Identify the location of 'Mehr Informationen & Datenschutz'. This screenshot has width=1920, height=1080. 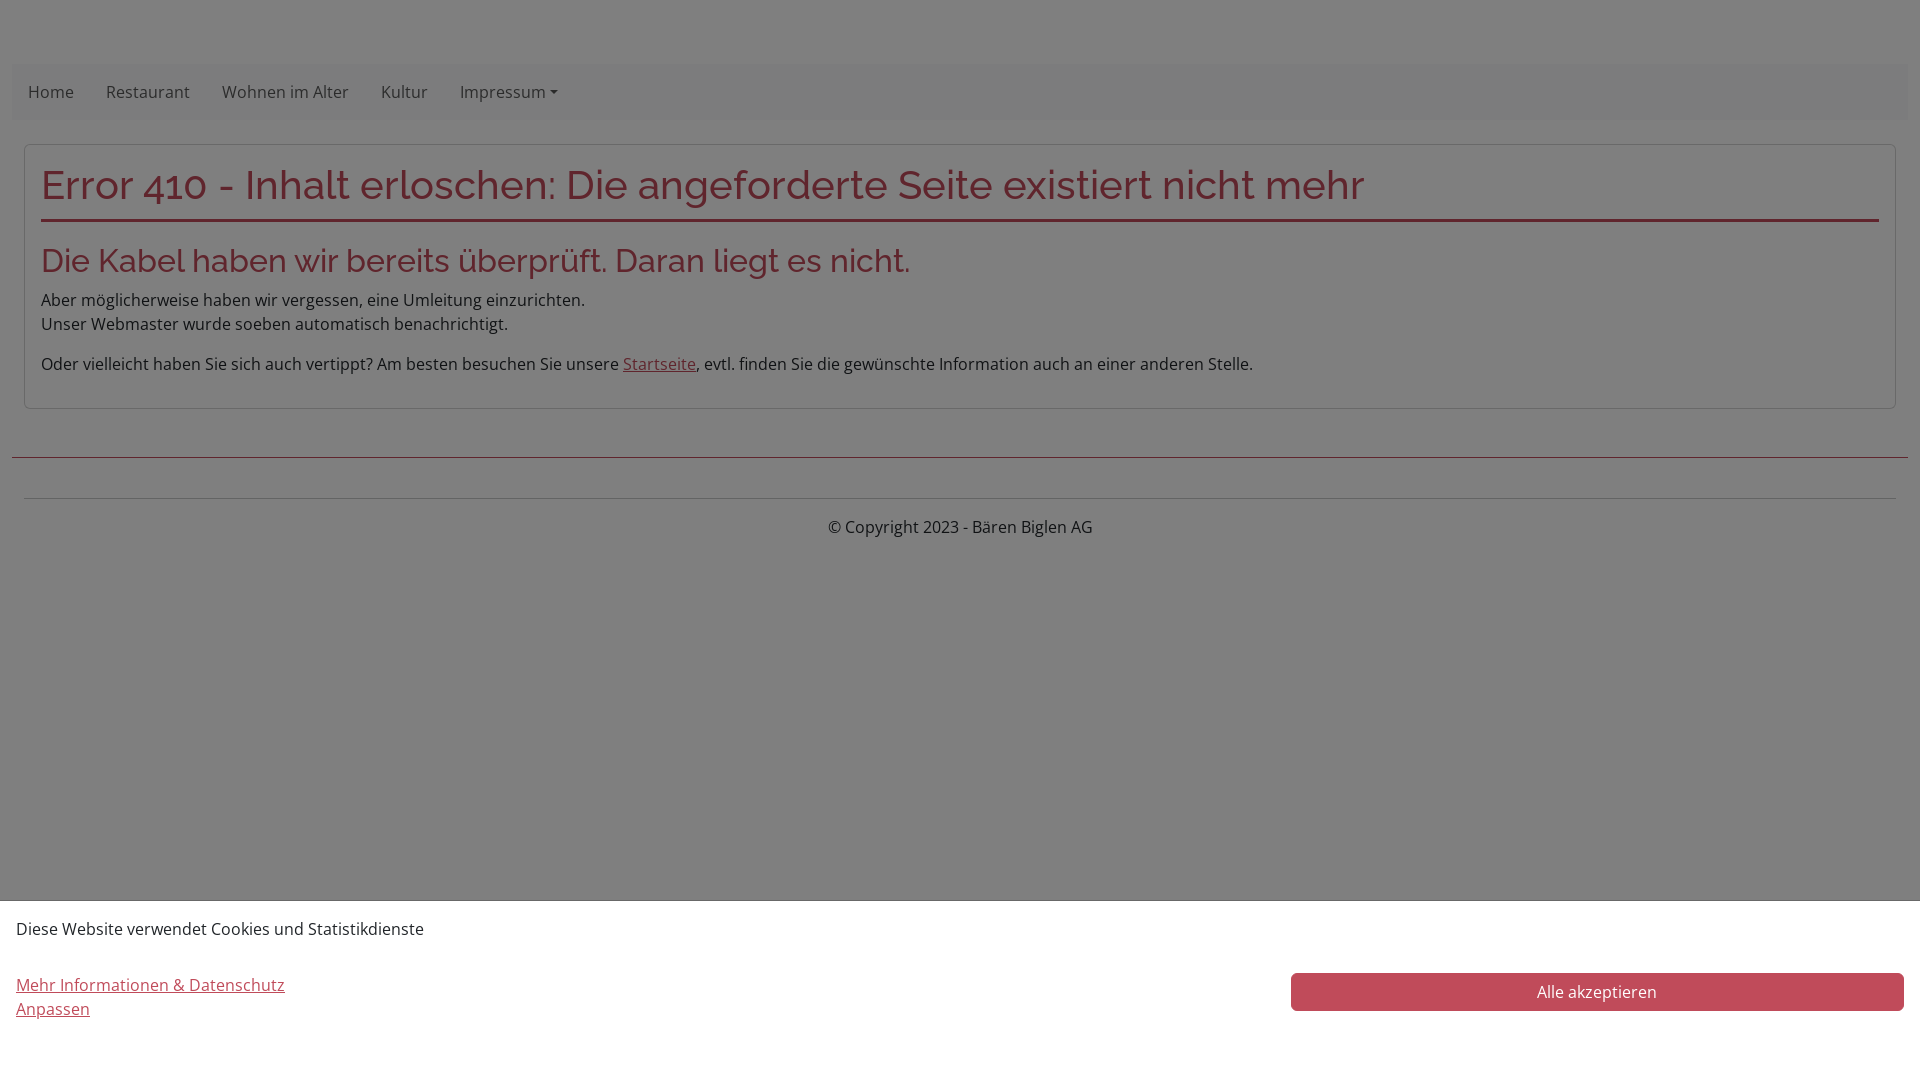
(149, 983).